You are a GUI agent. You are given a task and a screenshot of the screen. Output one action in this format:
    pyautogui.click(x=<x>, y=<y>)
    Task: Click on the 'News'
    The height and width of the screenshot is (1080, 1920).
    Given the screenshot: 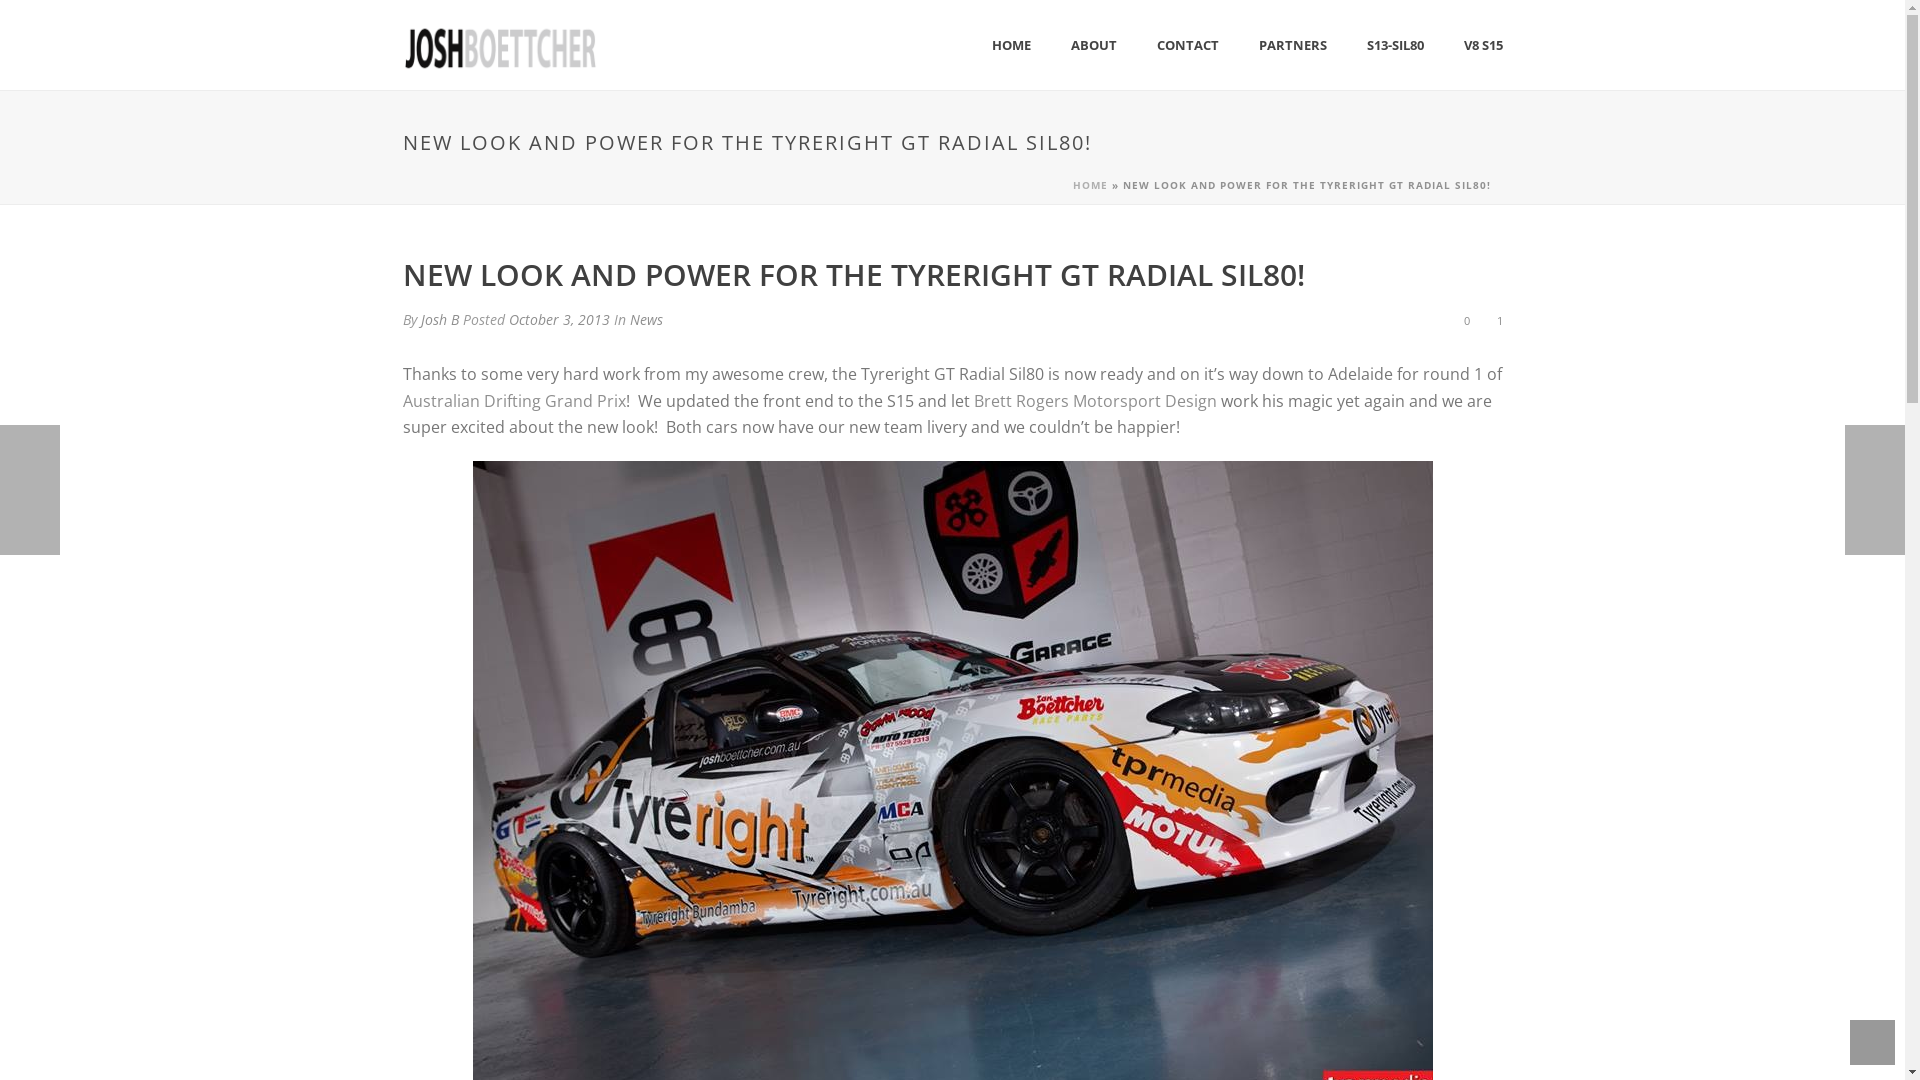 What is the action you would take?
    pyautogui.click(x=646, y=318)
    